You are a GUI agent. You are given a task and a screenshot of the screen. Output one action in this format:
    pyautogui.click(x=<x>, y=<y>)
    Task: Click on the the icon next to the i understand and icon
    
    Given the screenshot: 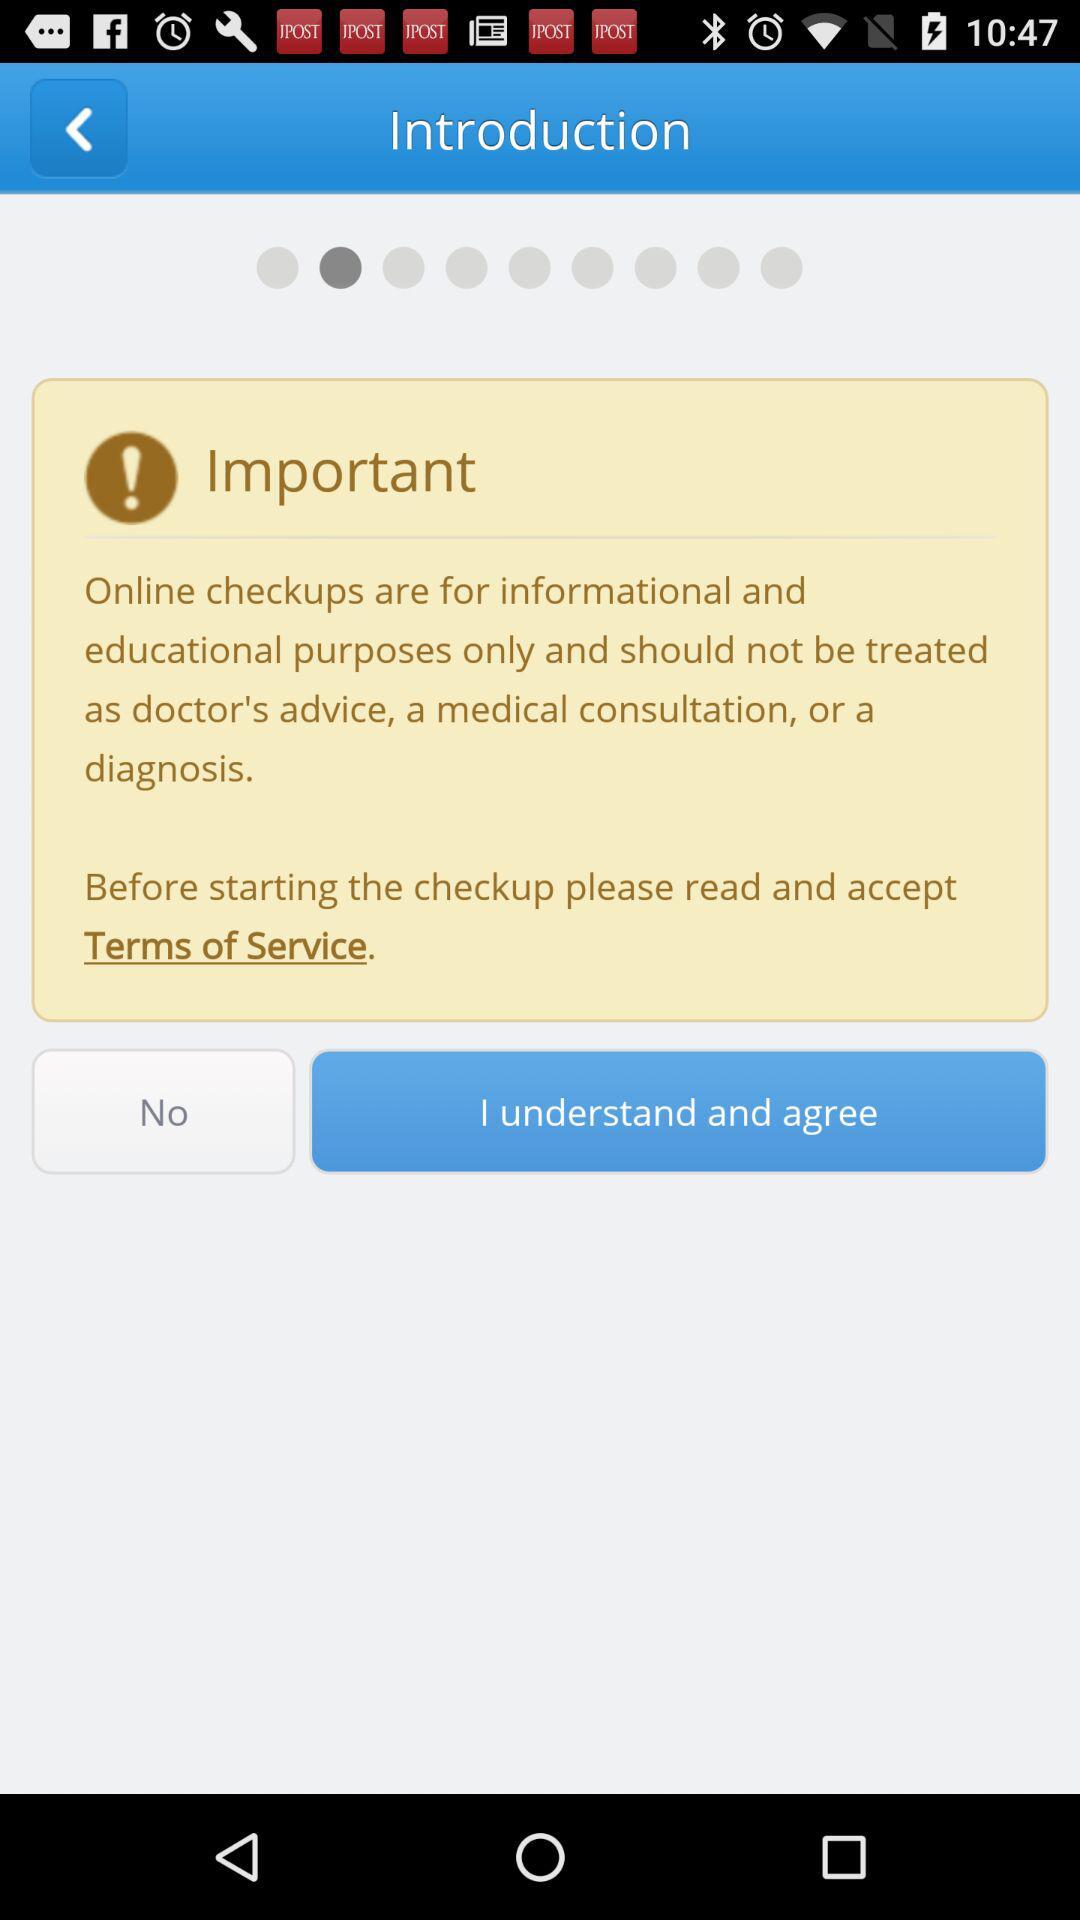 What is the action you would take?
    pyautogui.click(x=162, y=1110)
    